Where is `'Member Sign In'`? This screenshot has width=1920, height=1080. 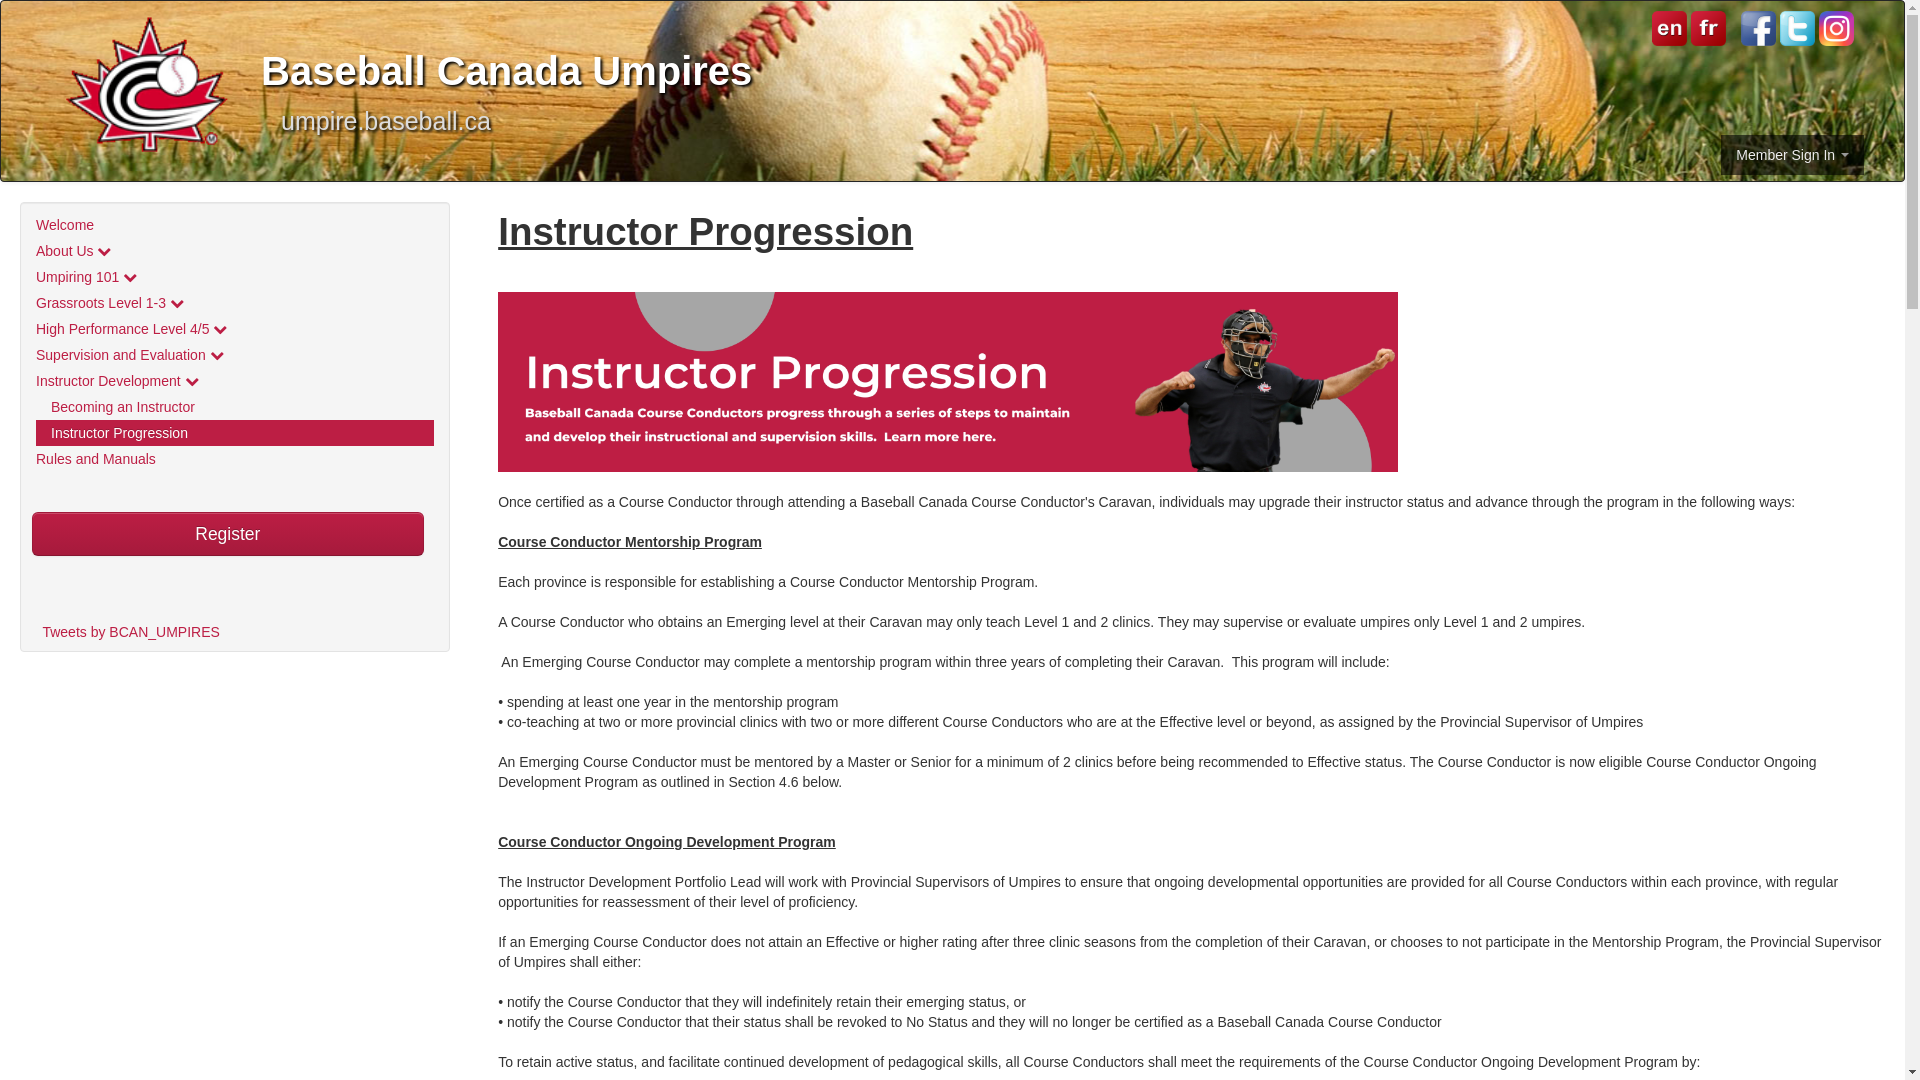 'Member Sign In' is located at coordinates (1792, 153).